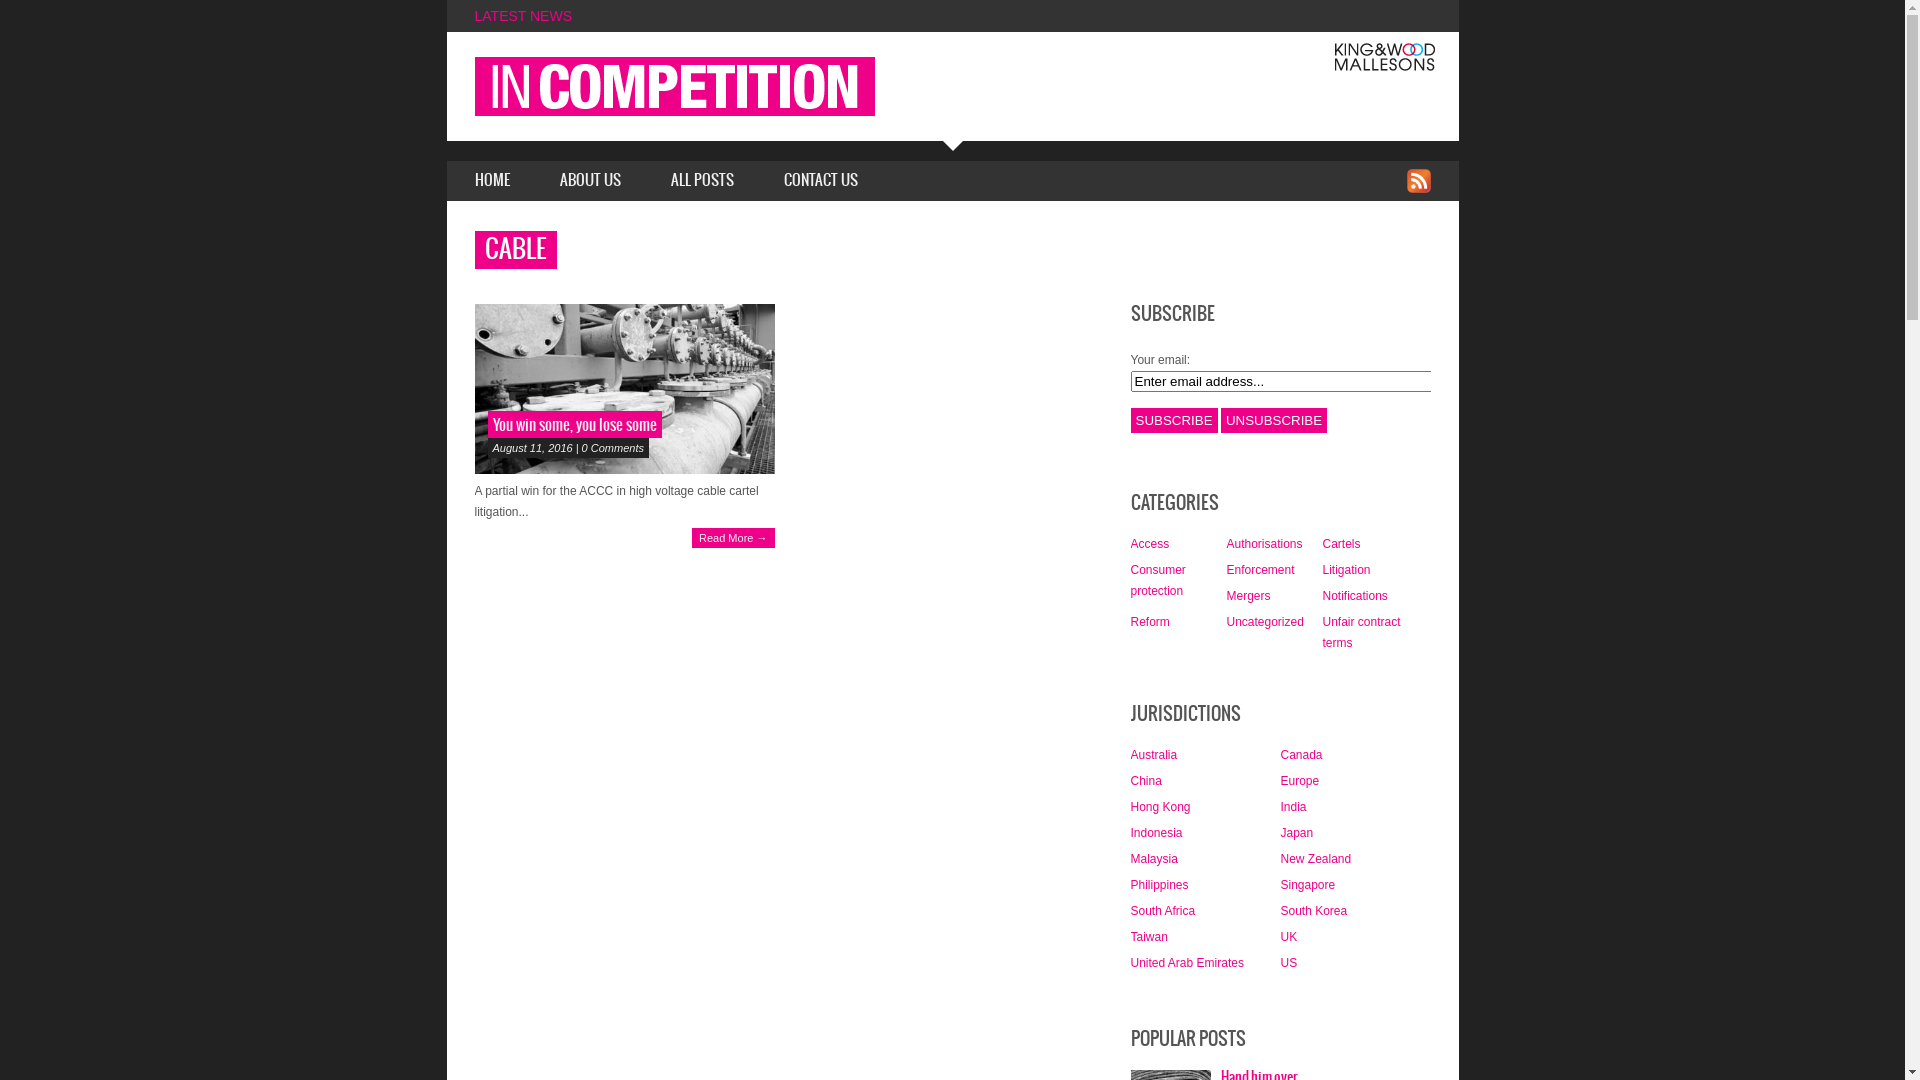  Describe the element at coordinates (1149, 620) in the screenshot. I see `'Reform'` at that location.